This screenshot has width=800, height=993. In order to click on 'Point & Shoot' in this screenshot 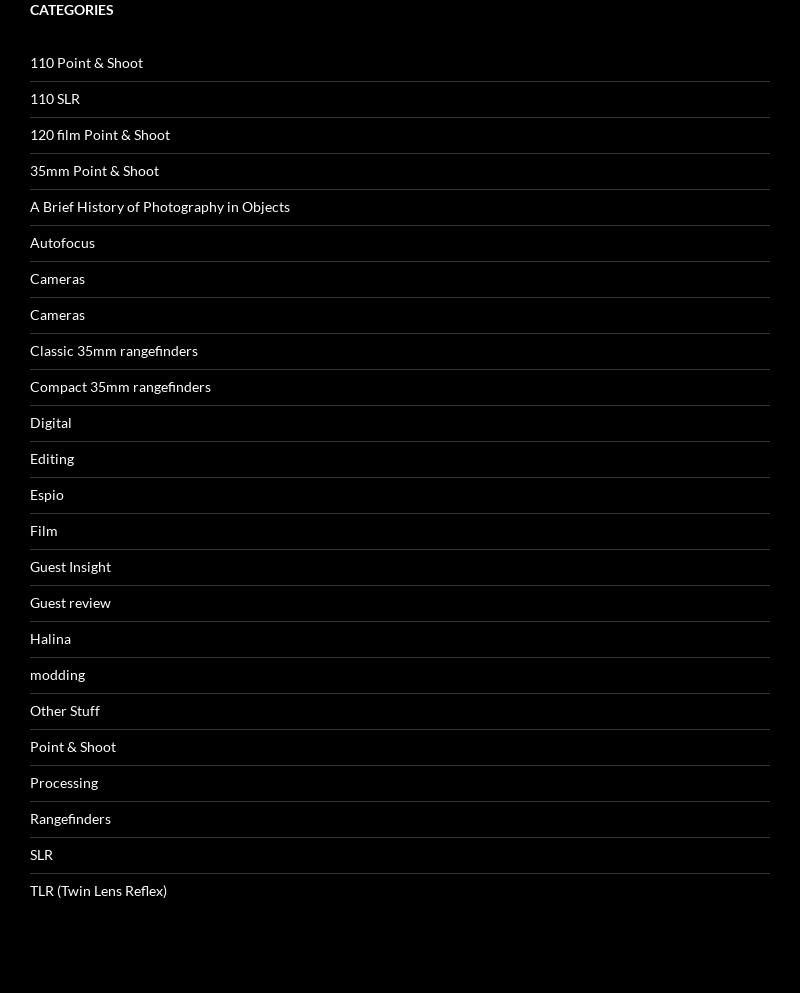, I will do `click(72, 464)`.